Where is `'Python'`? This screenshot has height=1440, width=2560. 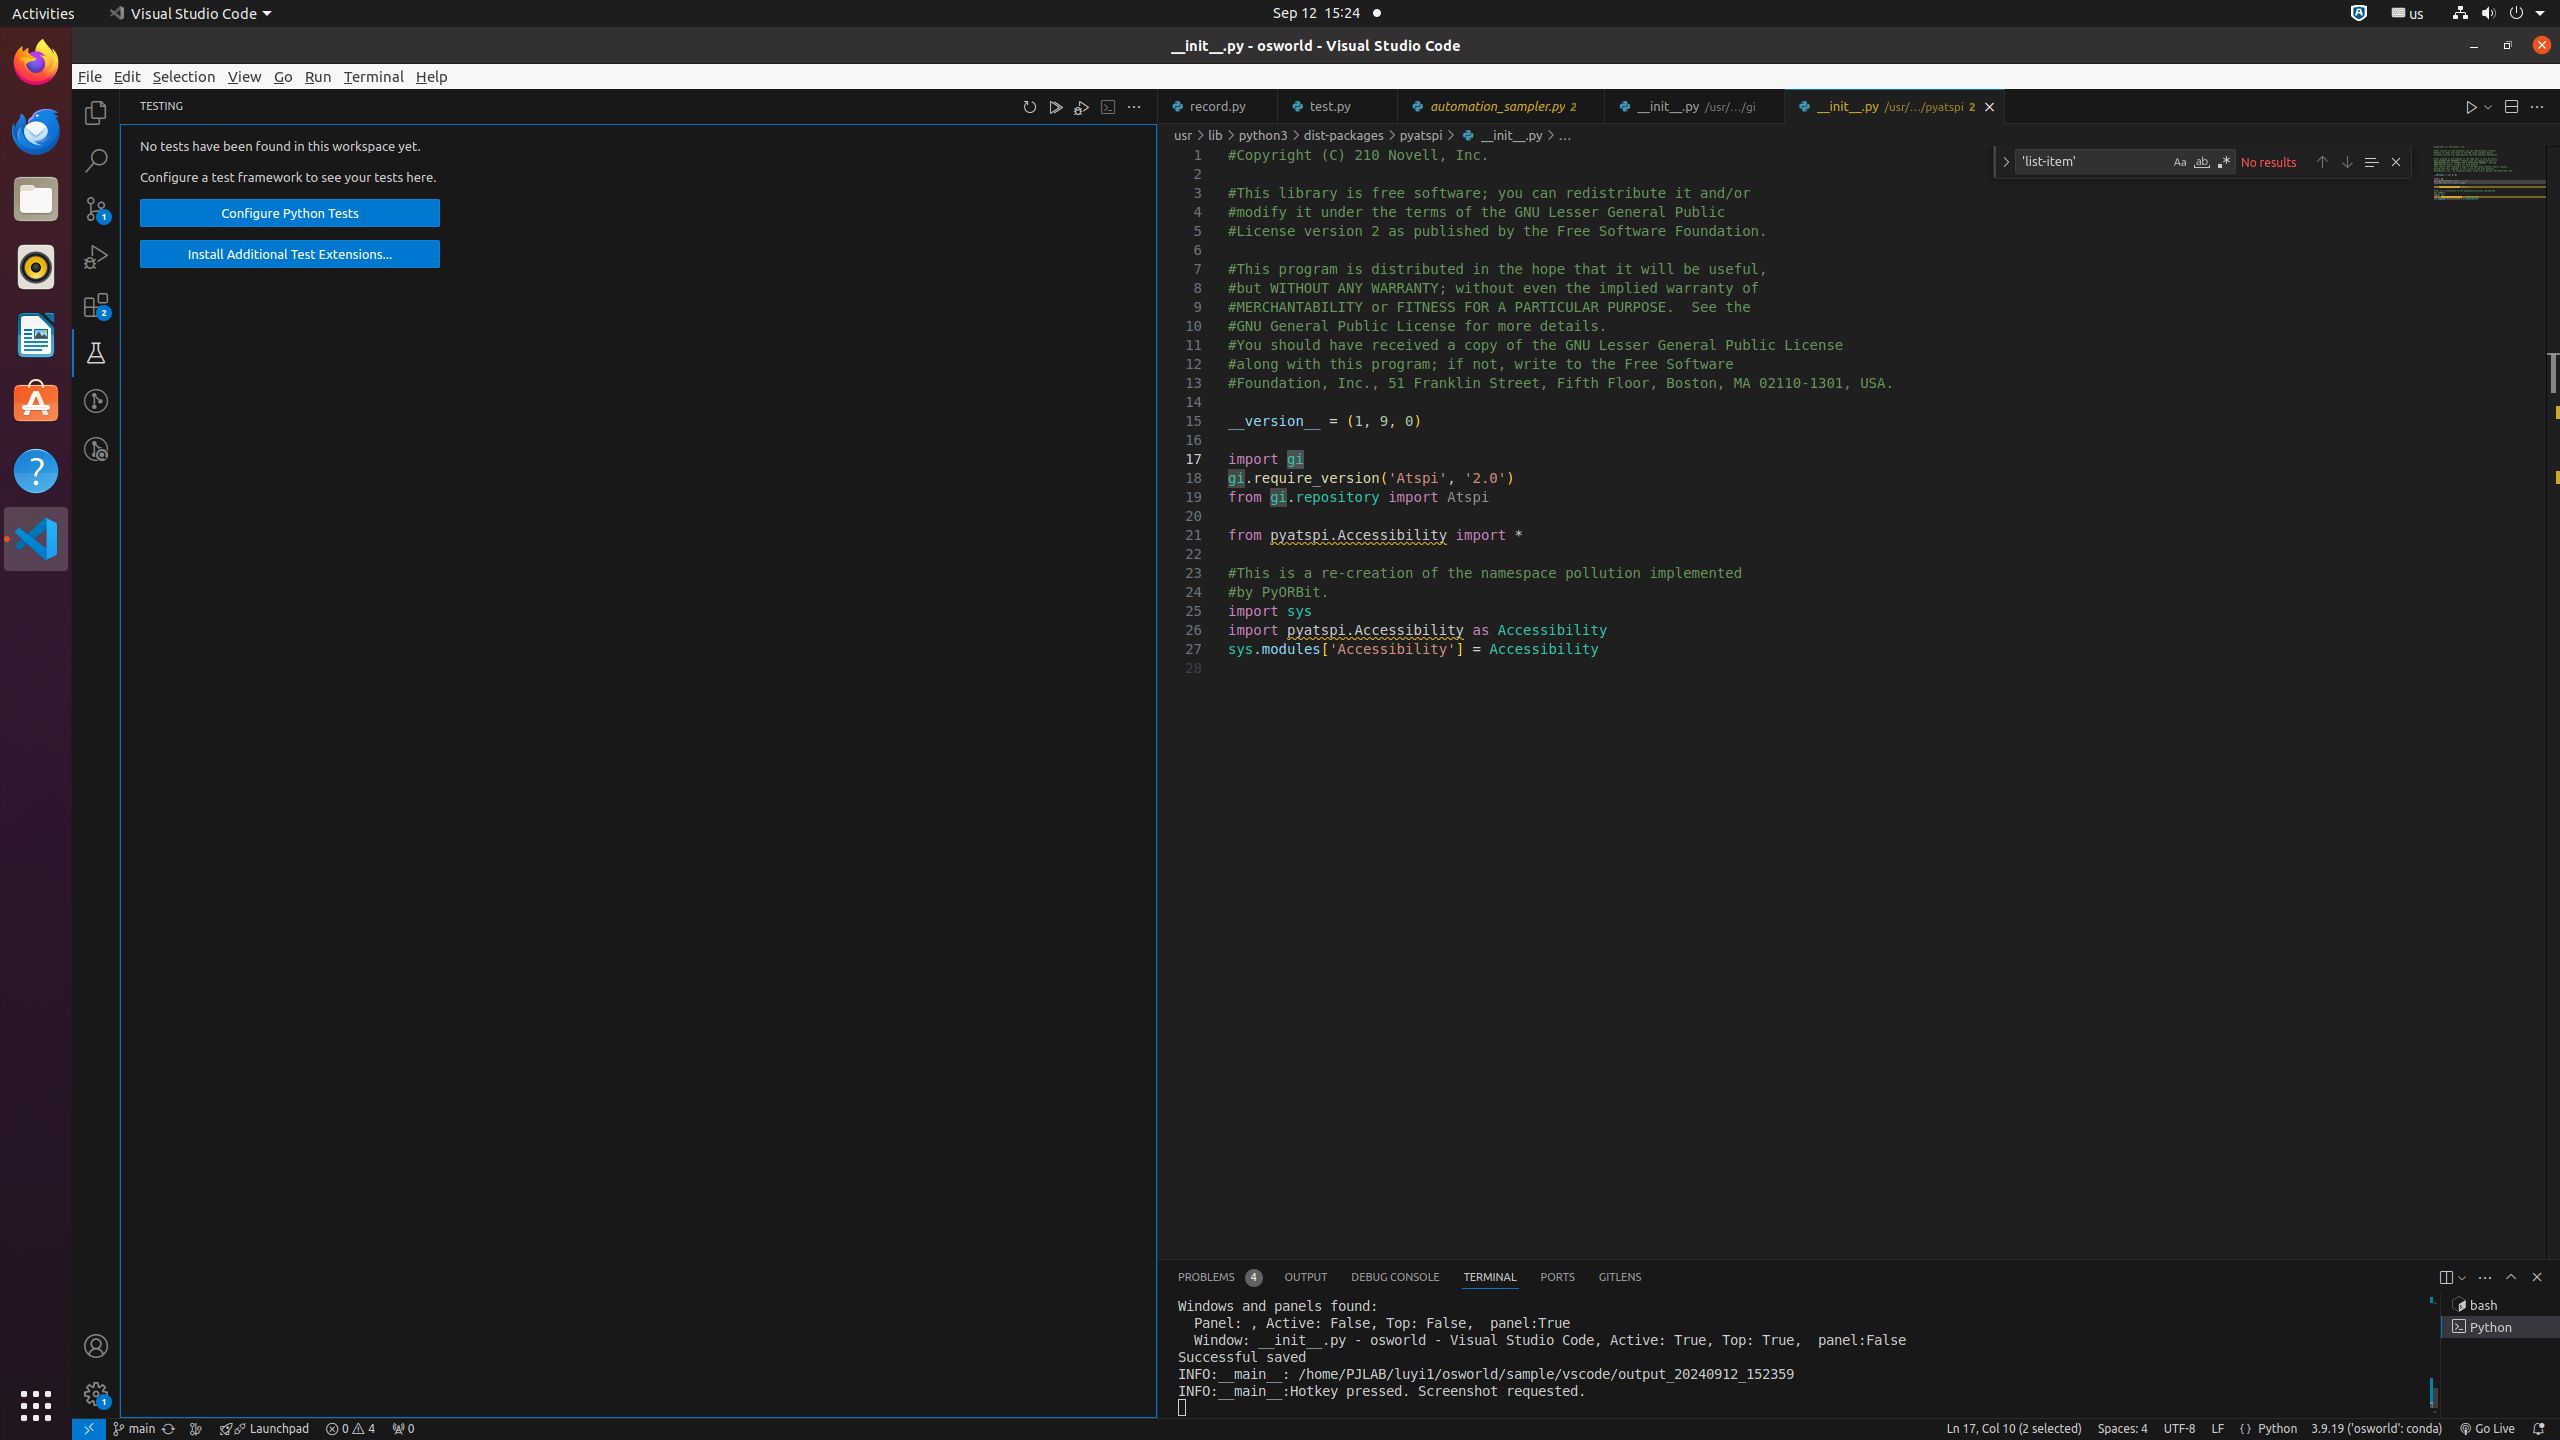 'Python' is located at coordinates (2276, 1428).